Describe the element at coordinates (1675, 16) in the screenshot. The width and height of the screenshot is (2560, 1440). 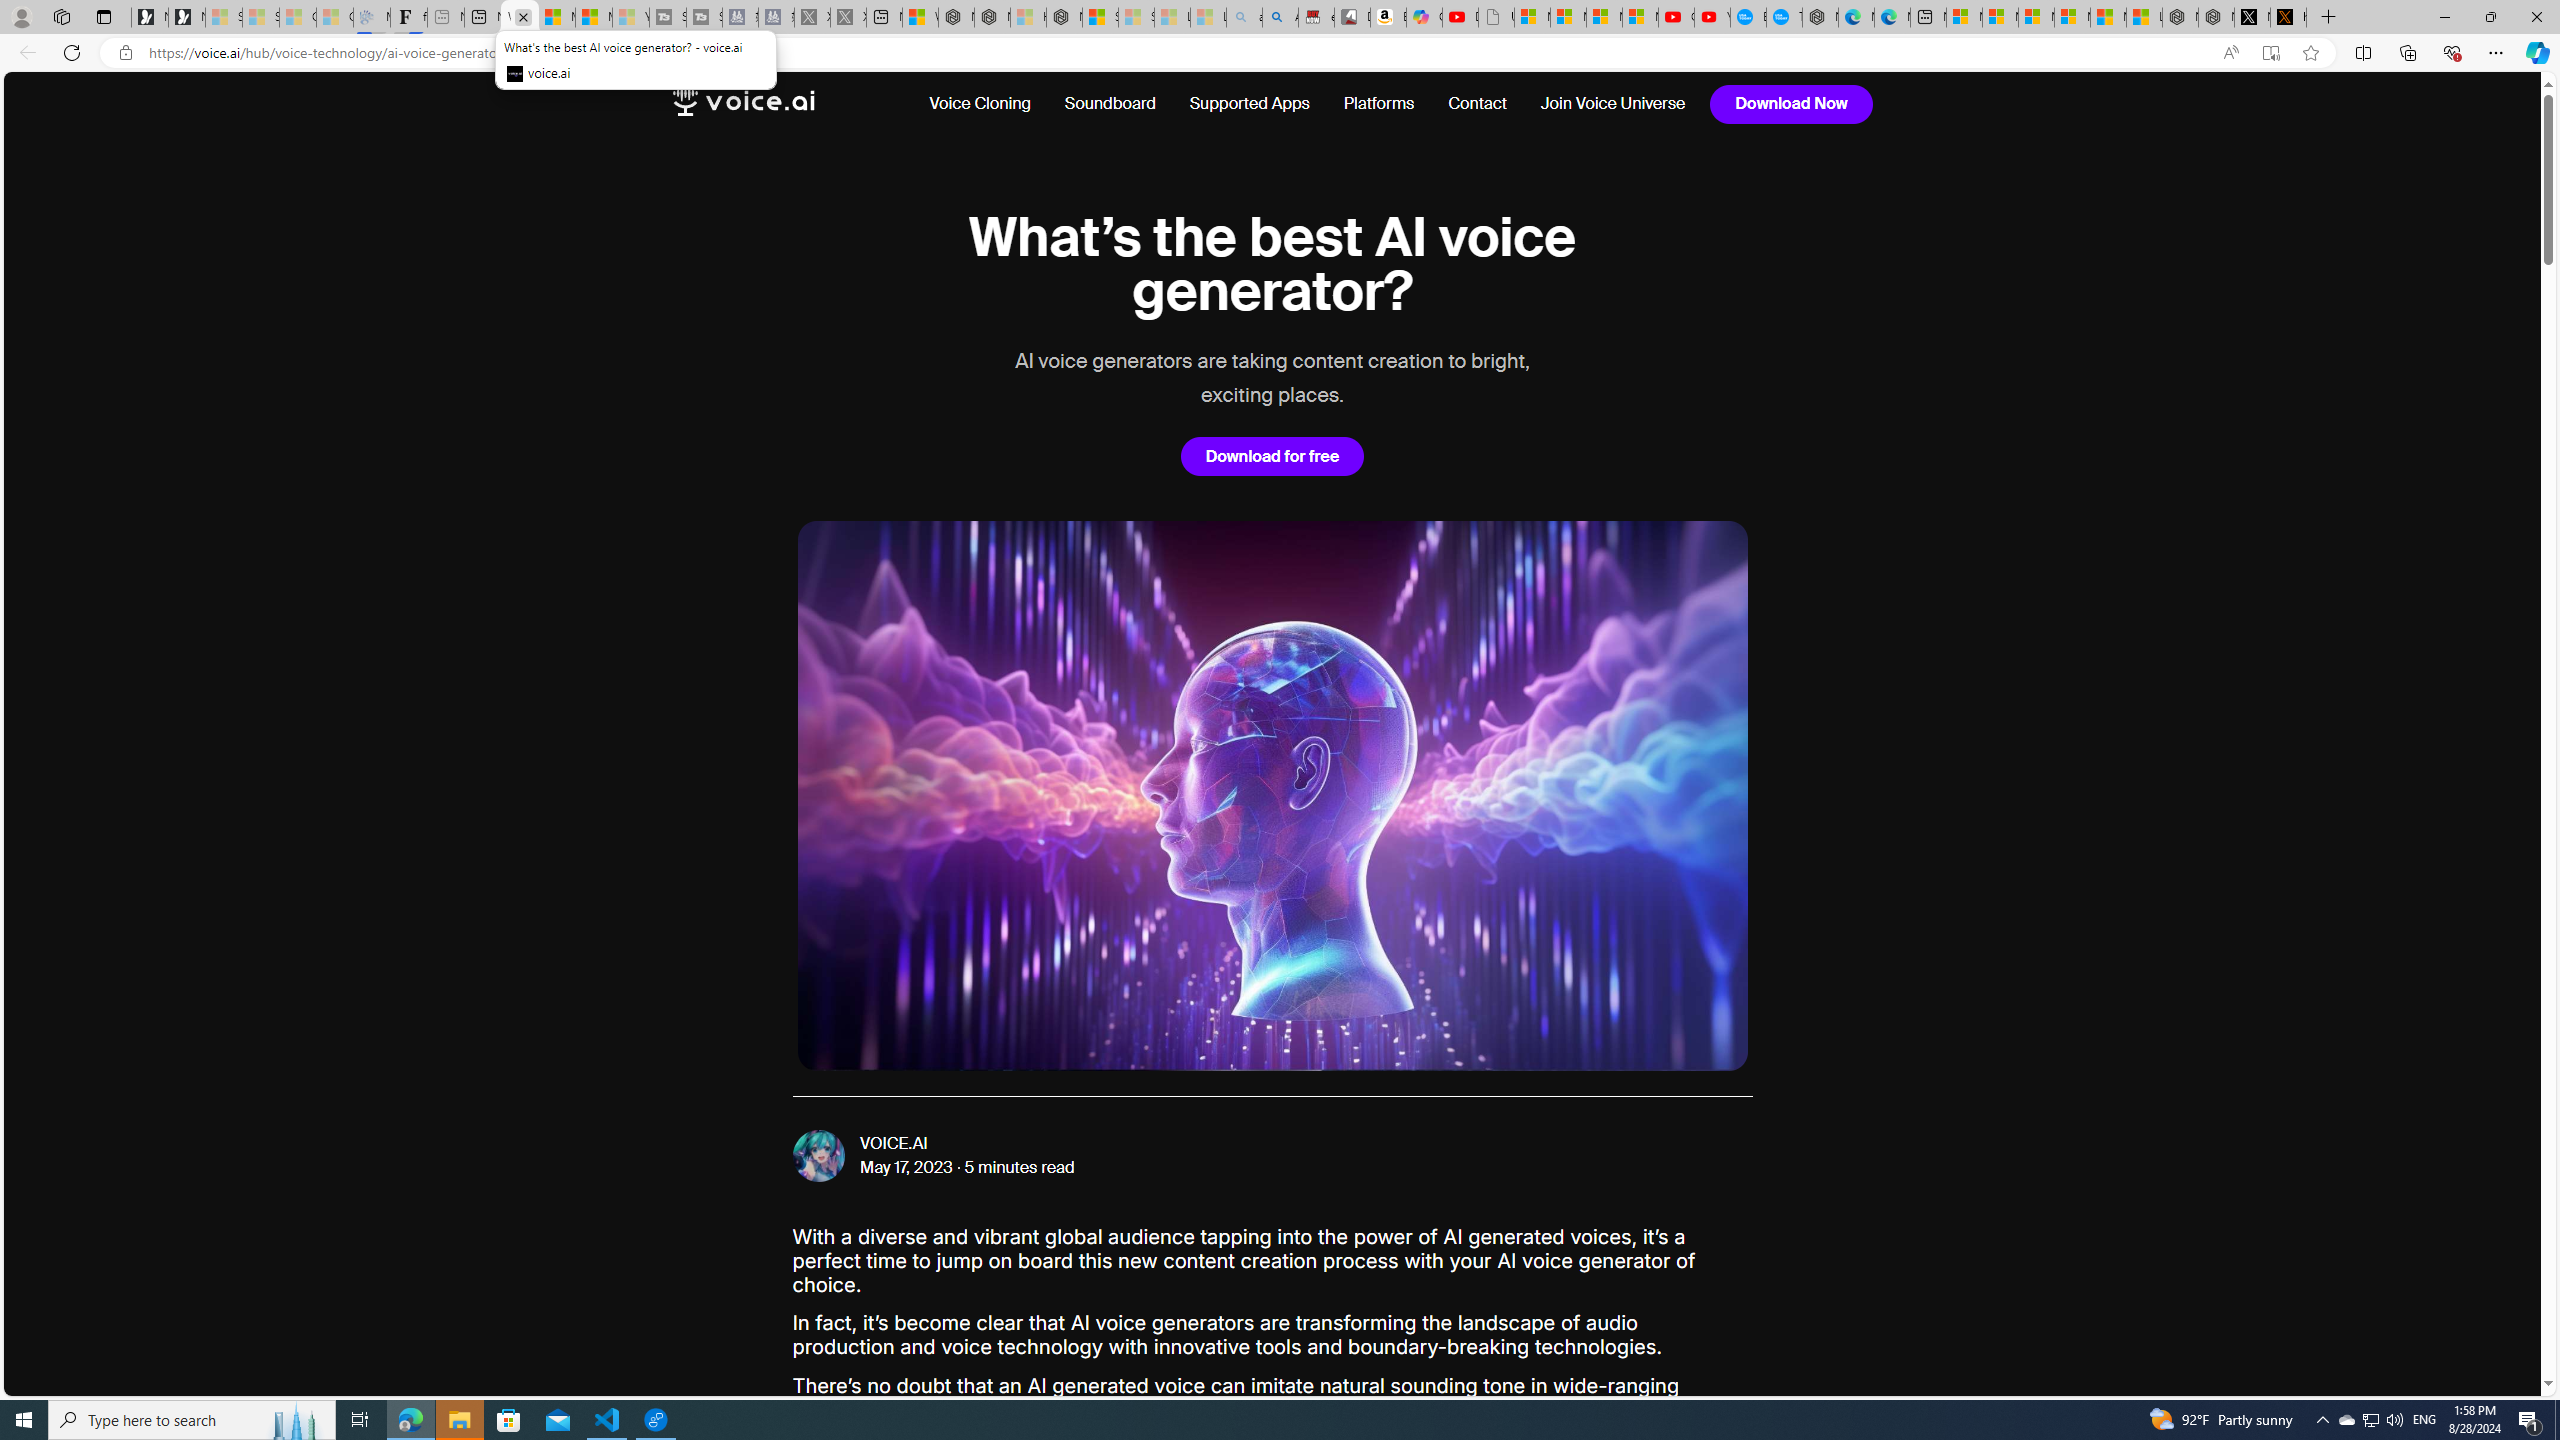
I see `'Gloom - YouTube'` at that location.